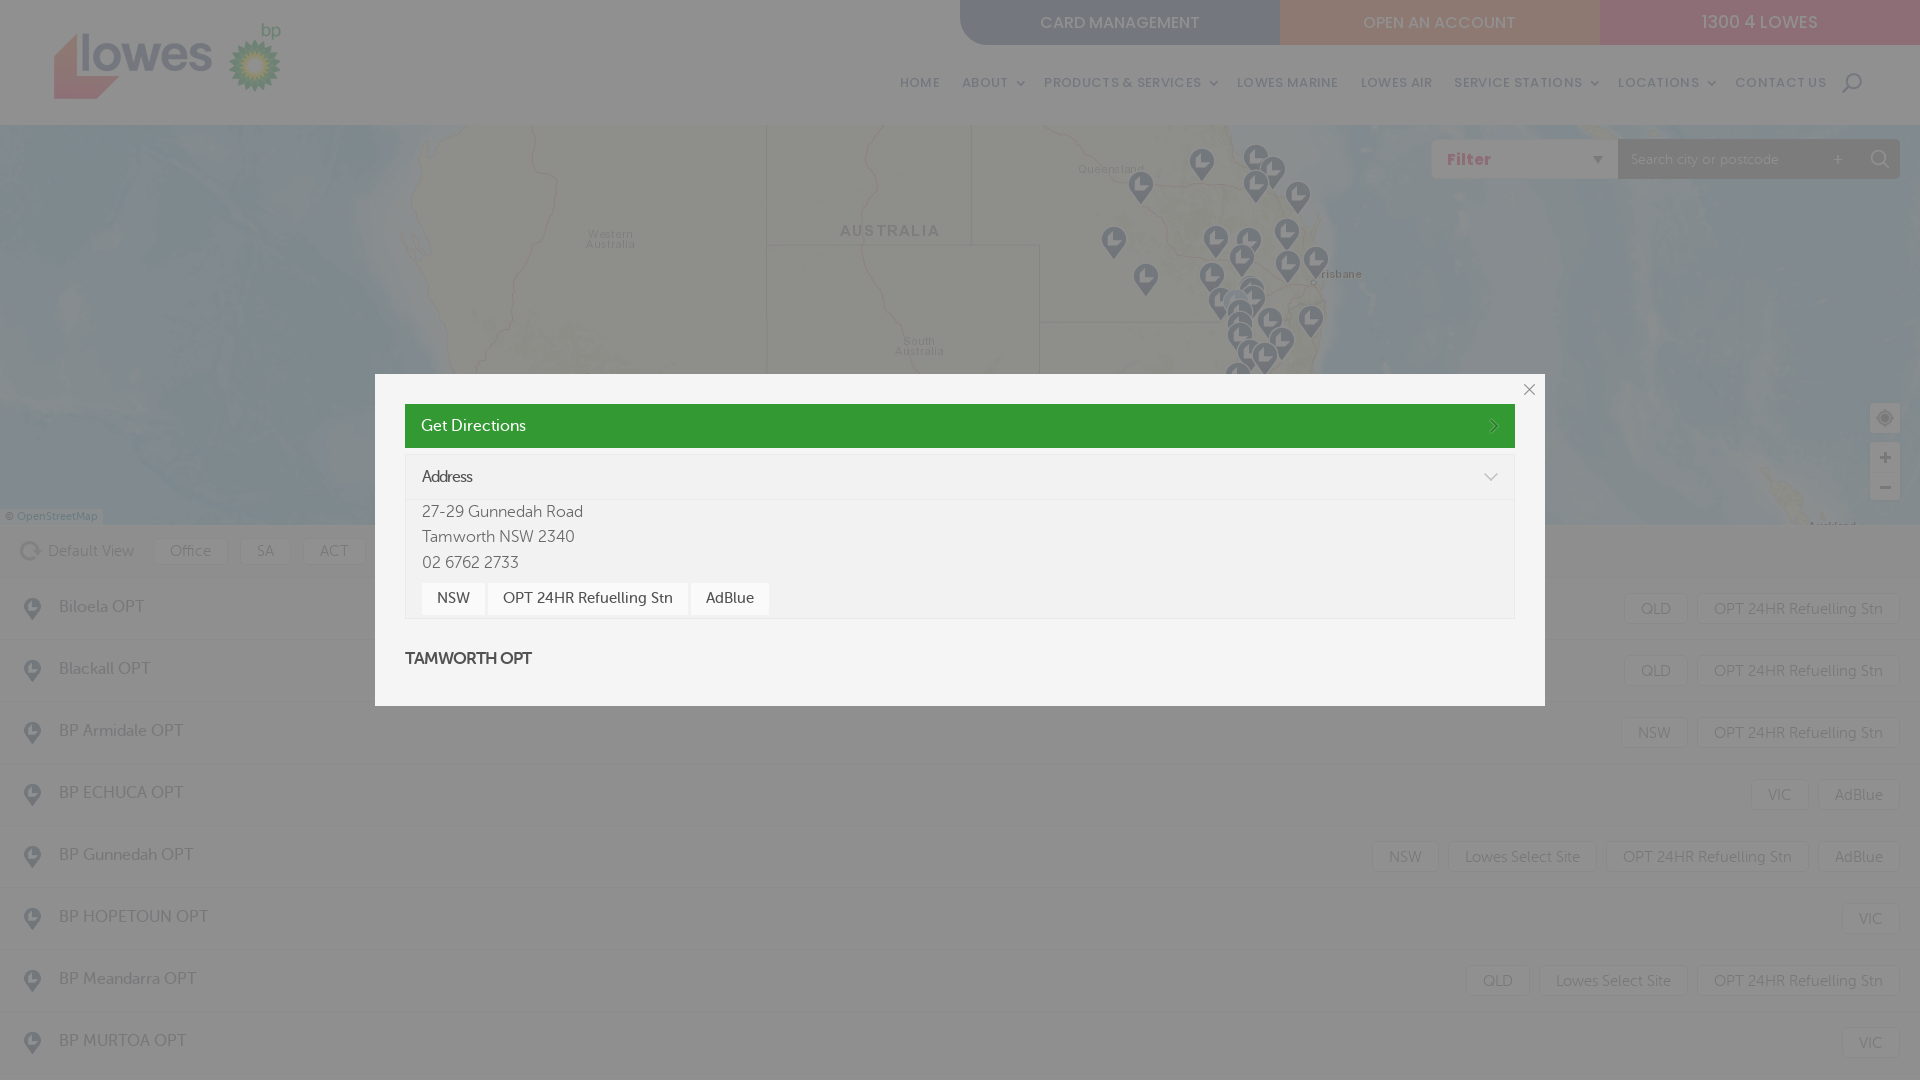  What do you see at coordinates (19, 551) in the screenshot?
I see `'Default View'` at bounding box center [19, 551].